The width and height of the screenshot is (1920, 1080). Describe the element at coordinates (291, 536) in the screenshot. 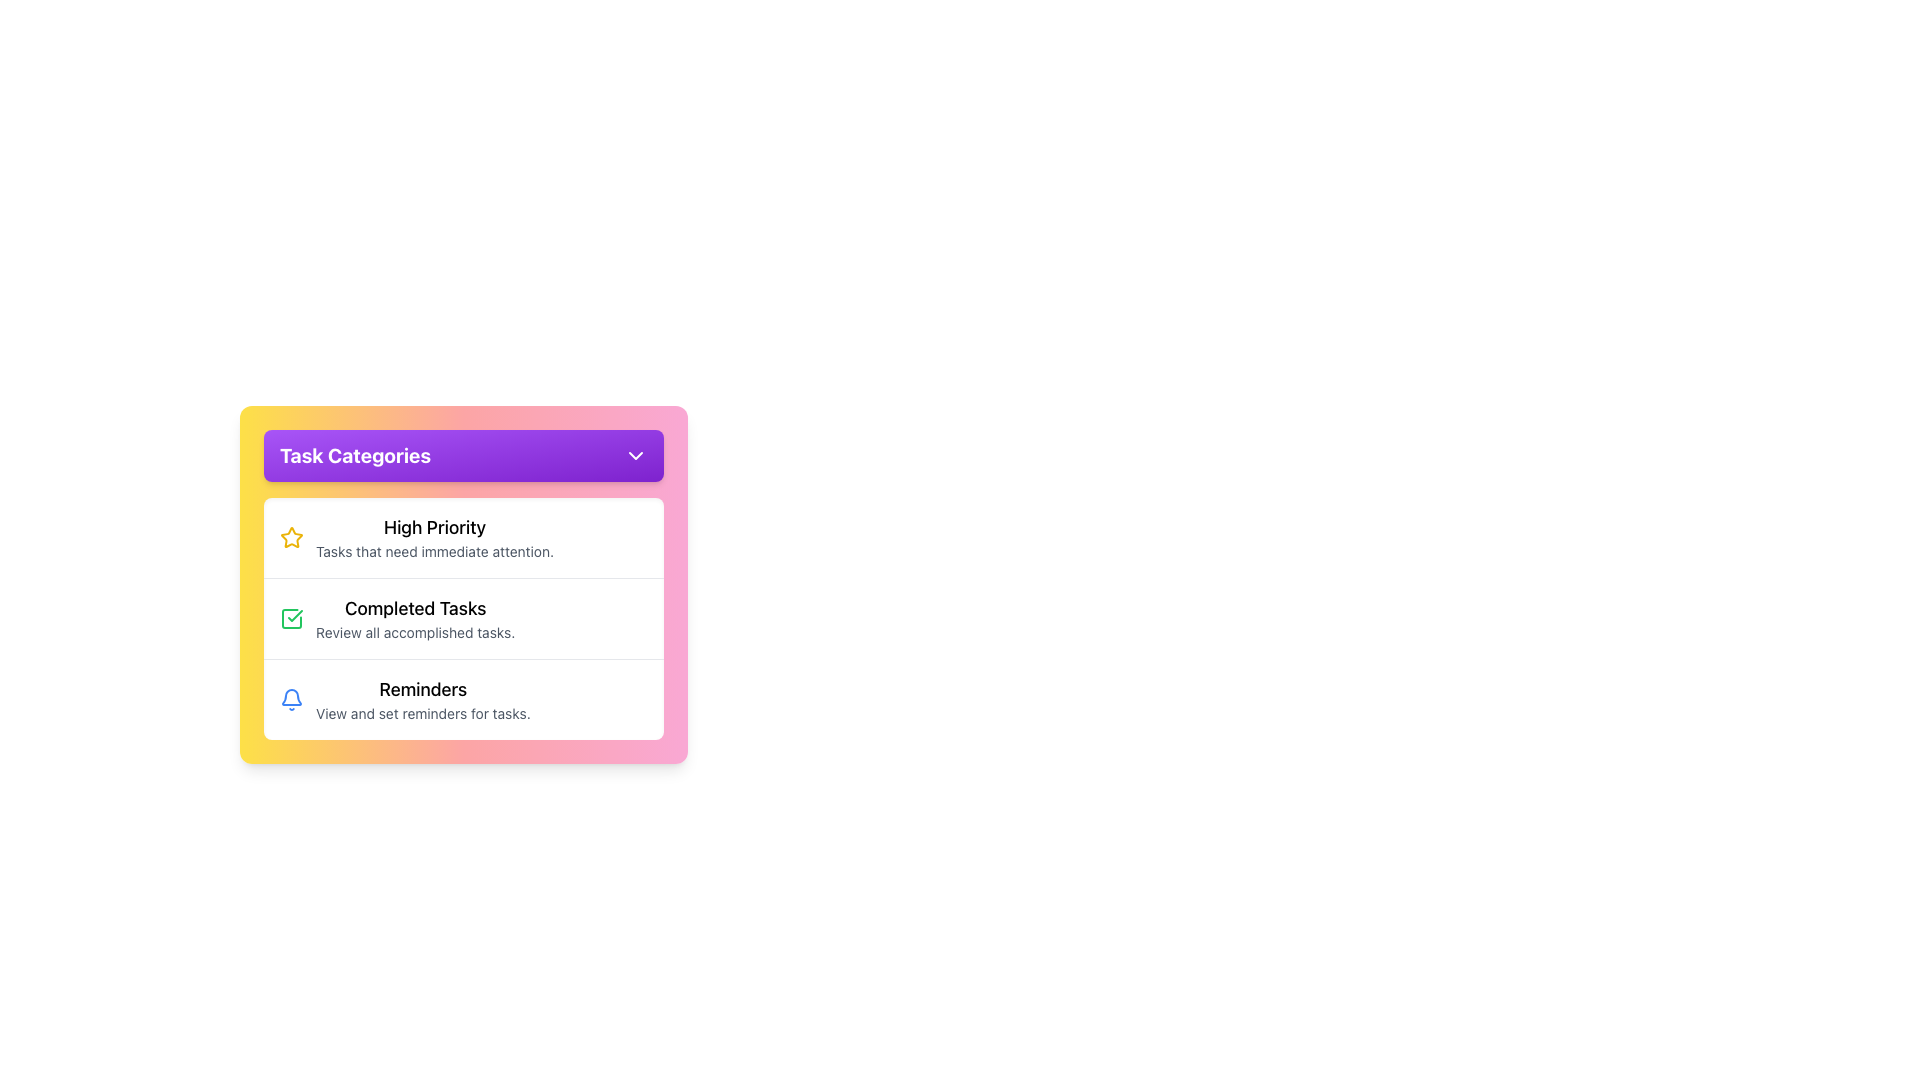

I see `the icon representing high-priority tasks located in the 'Task Categories' section at the top left corner of the interface` at that location.